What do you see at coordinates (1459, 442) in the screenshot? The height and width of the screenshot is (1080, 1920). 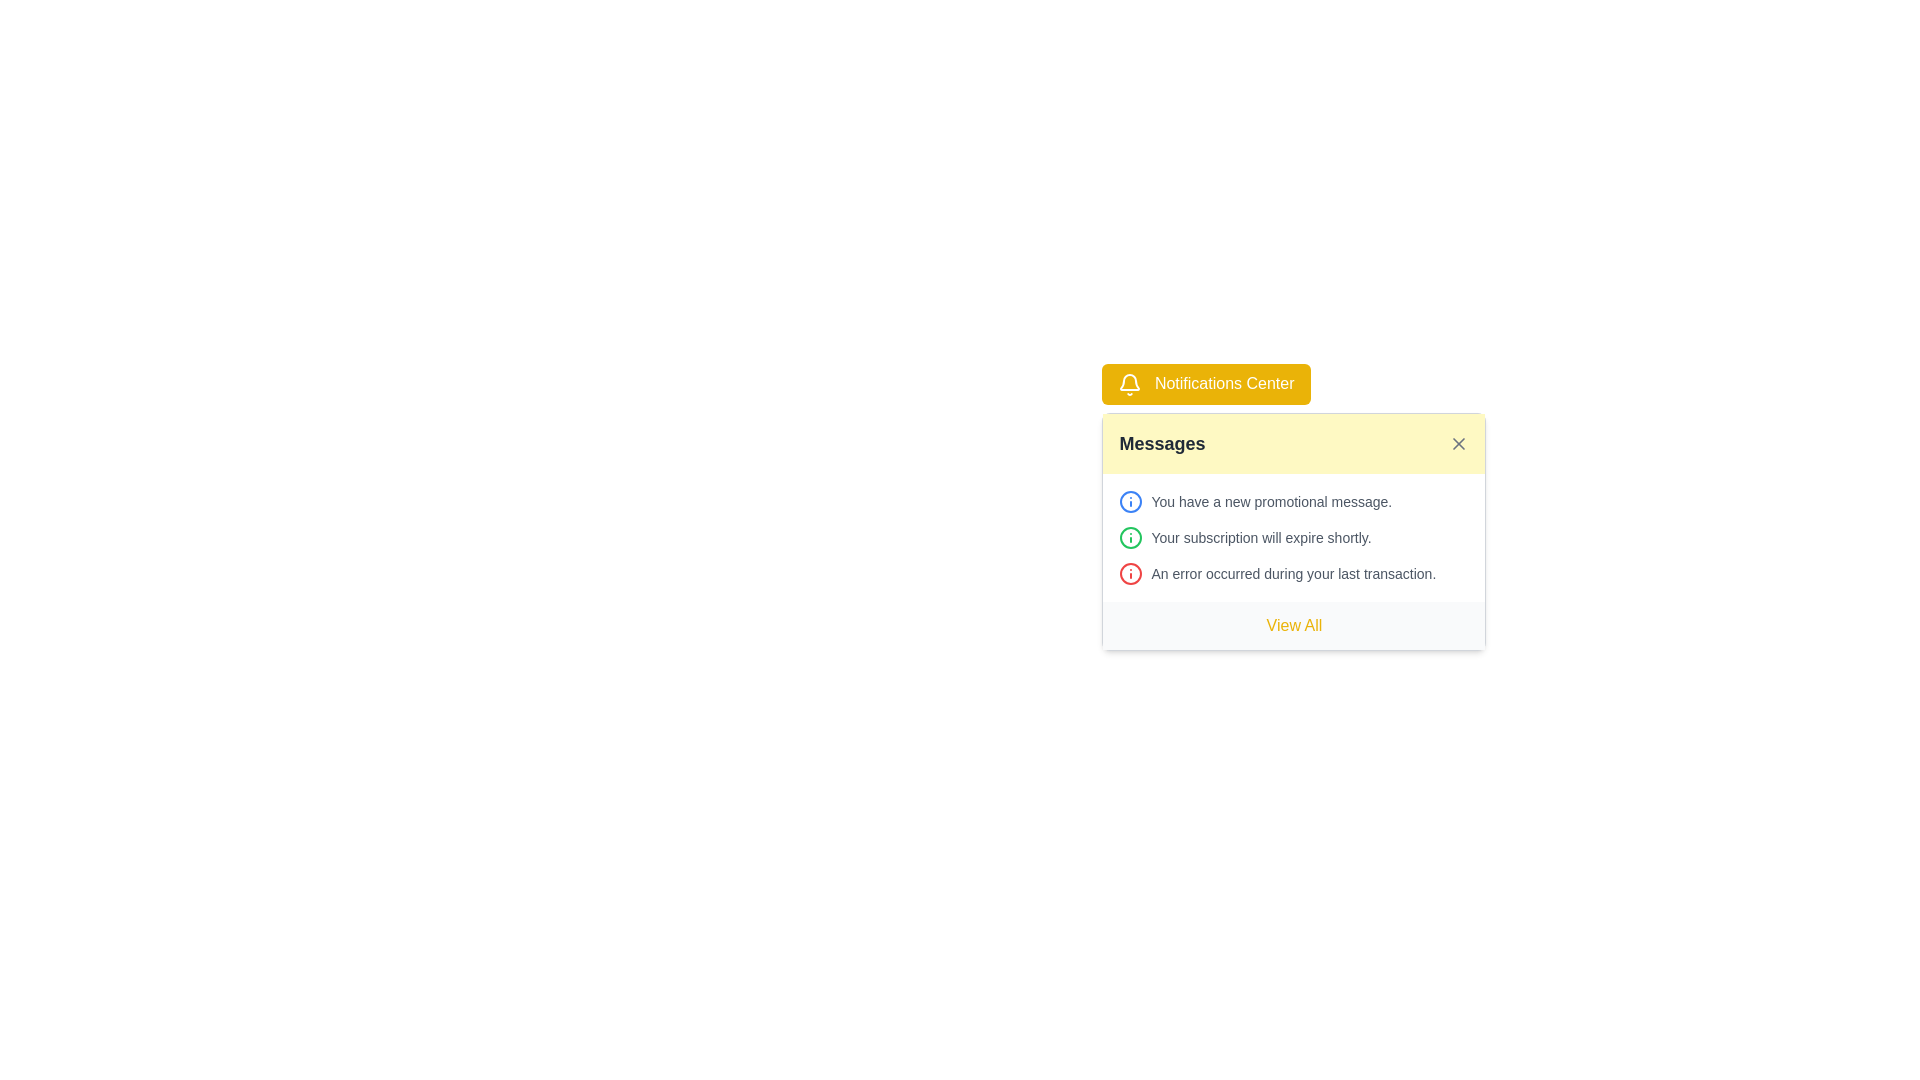 I see `the close button represented by an 'X' icon located at the top-right corner of the 'Messages' section` at bounding box center [1459, 442].